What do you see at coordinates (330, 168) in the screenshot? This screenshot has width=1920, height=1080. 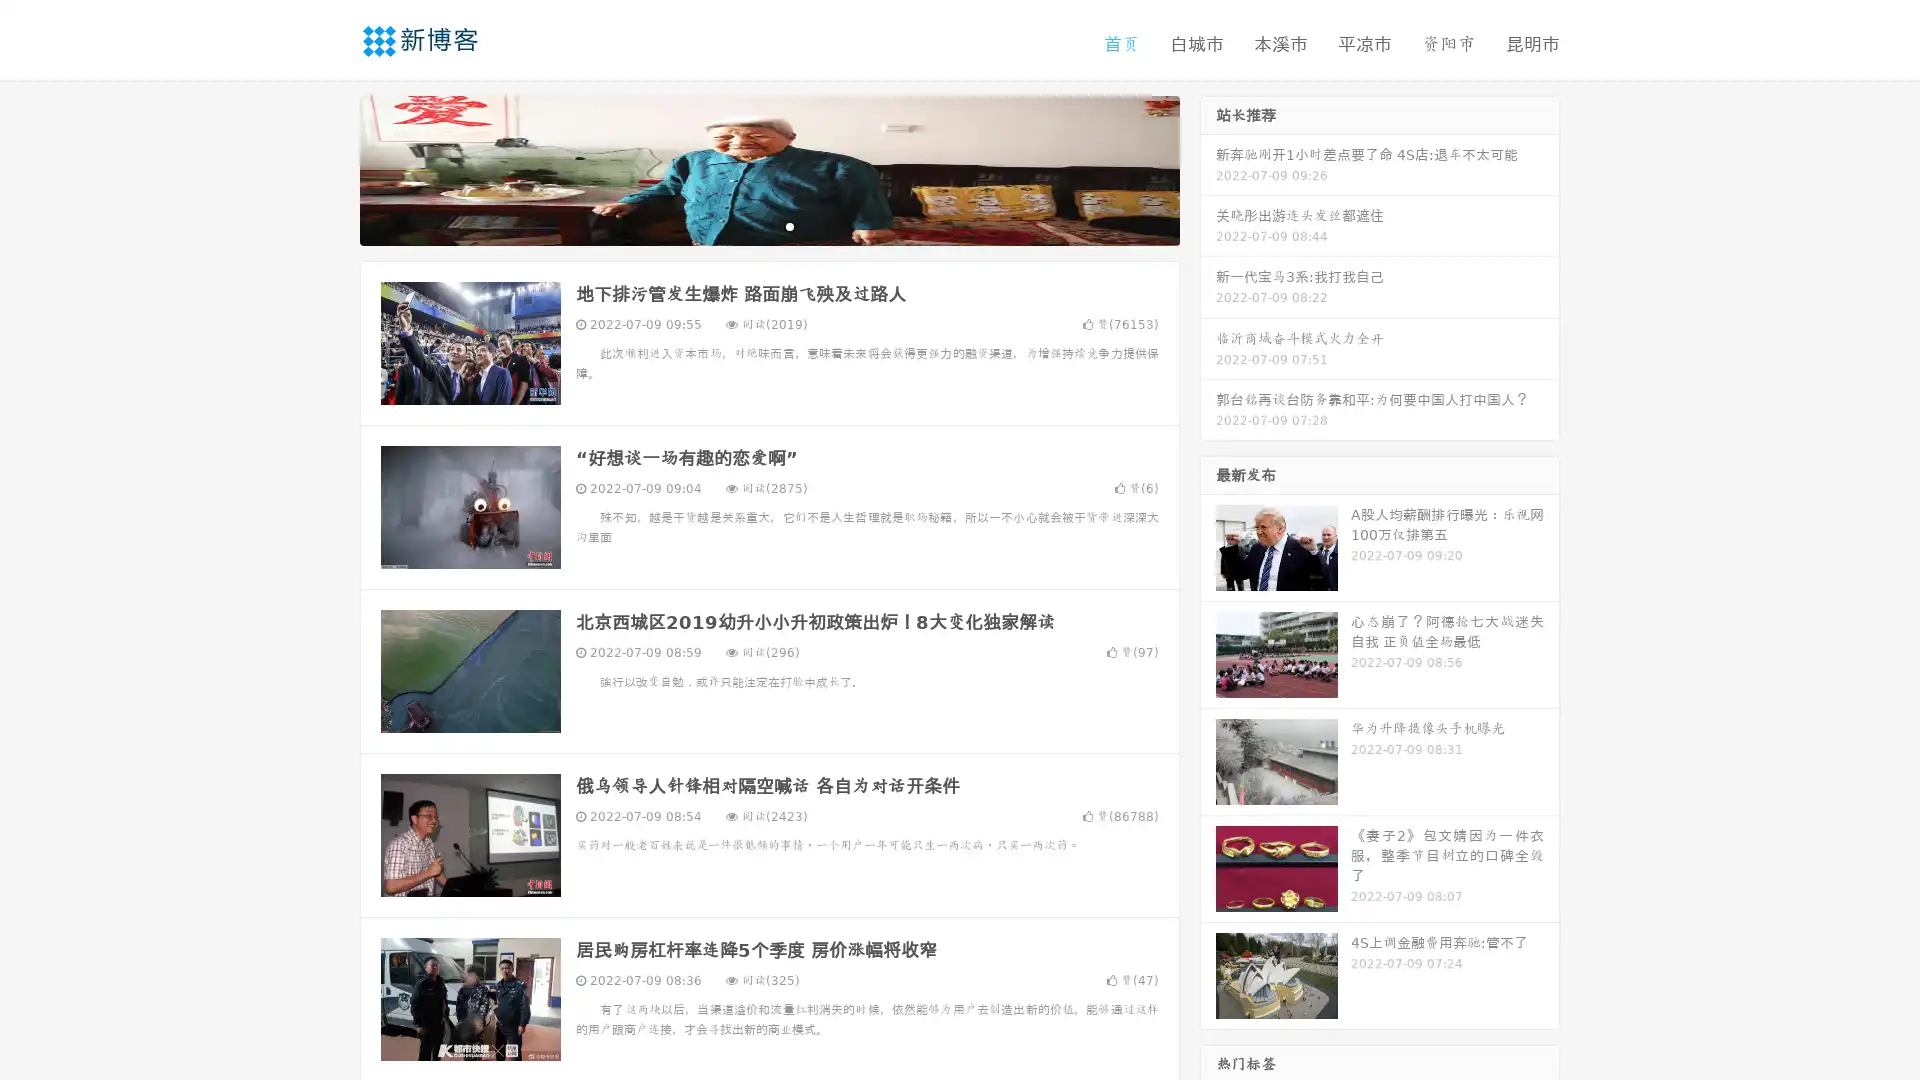 I see `Previous slide` at bounding box center [330, 168].